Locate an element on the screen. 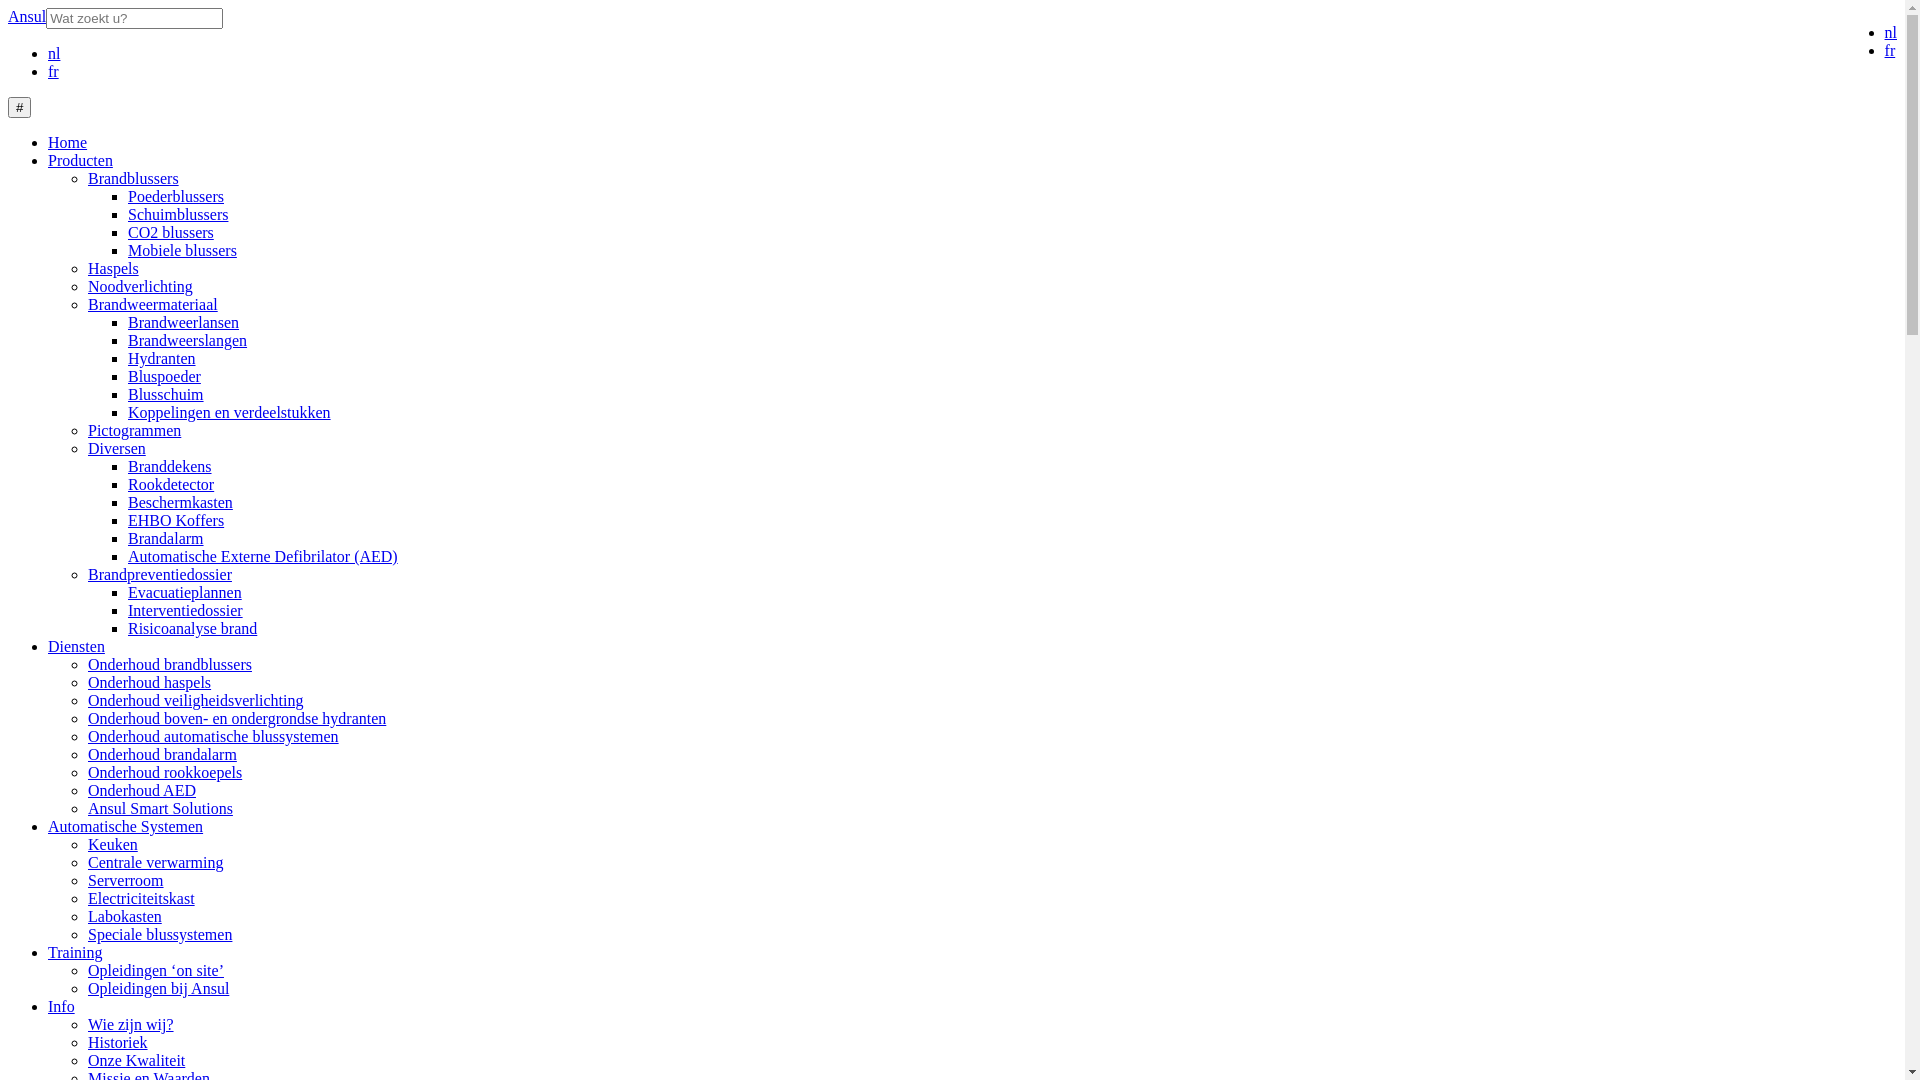 The width and height of the screenshot is (1920, 1080). 'Diensten' is located at coordinates (76, 646).